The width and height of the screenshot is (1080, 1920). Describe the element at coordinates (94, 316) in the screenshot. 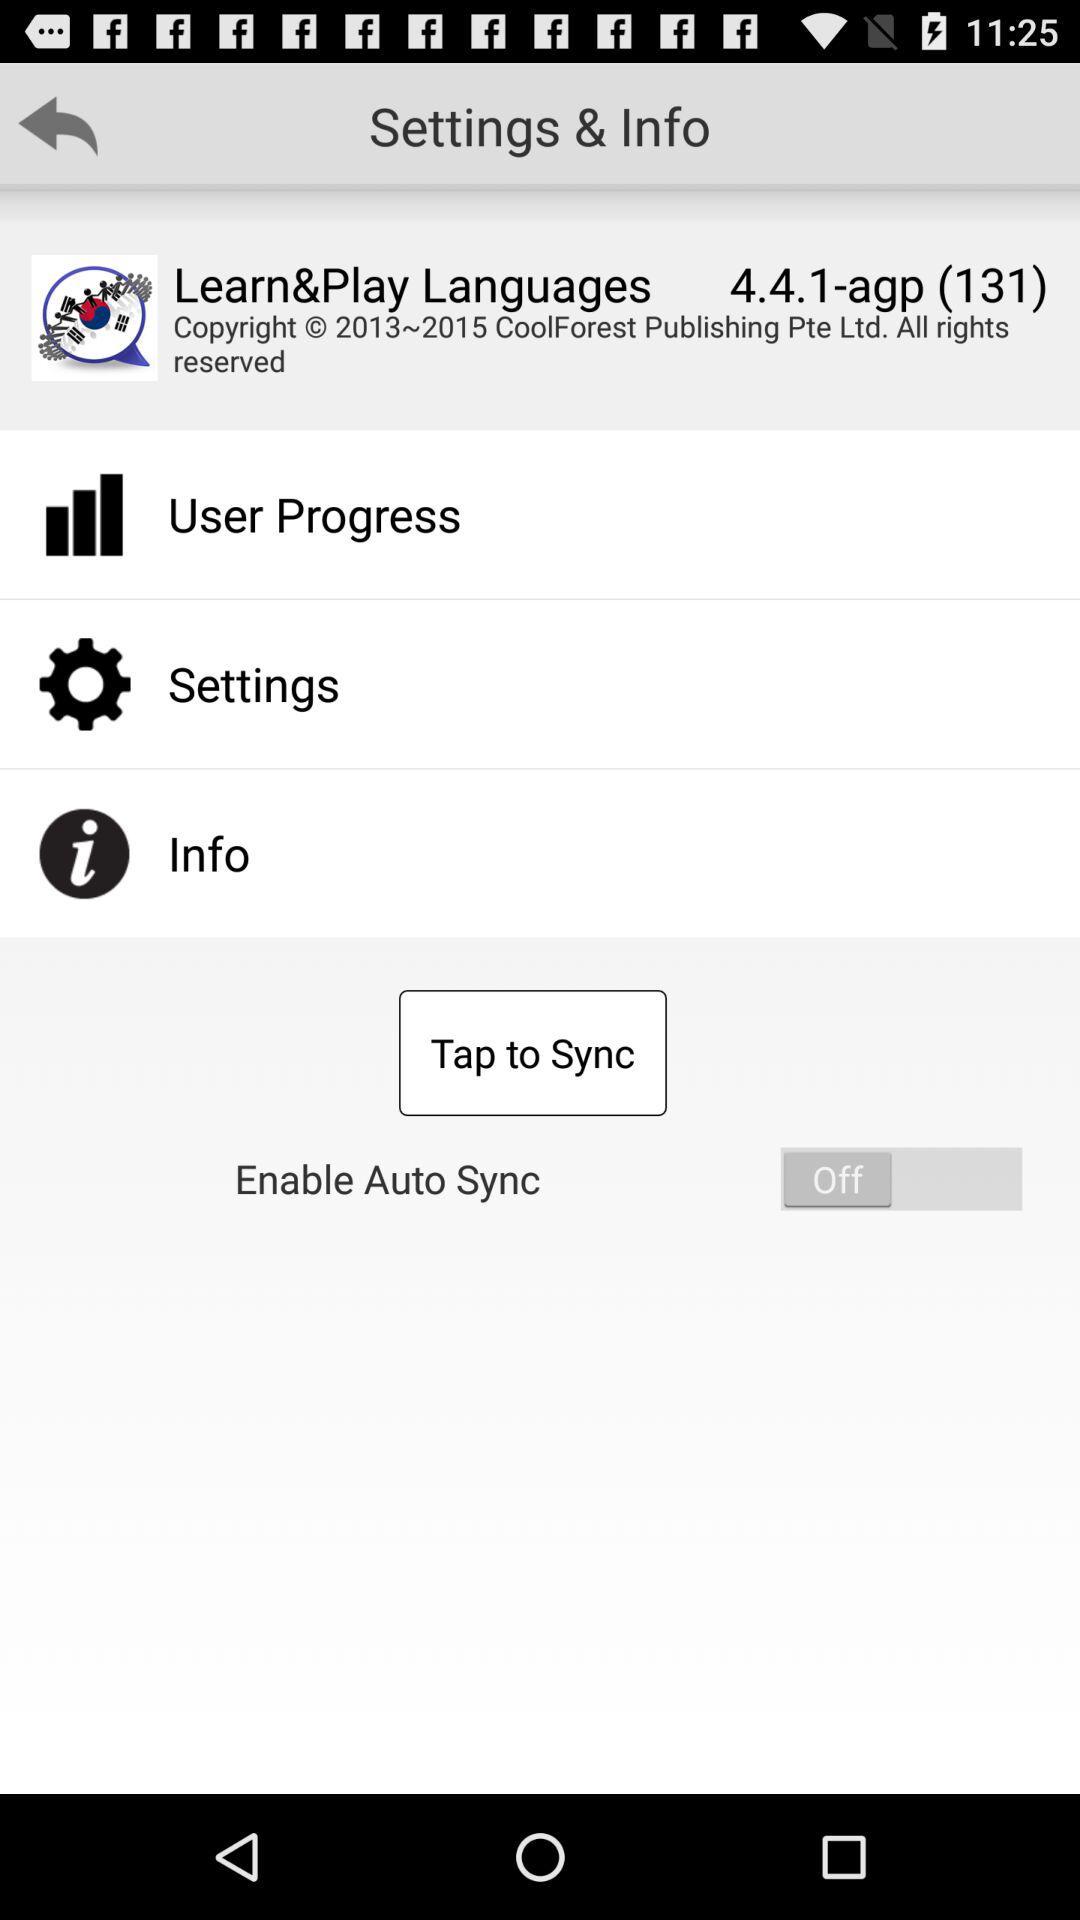

I see `item to the left of learn&play languages icon` at that location.